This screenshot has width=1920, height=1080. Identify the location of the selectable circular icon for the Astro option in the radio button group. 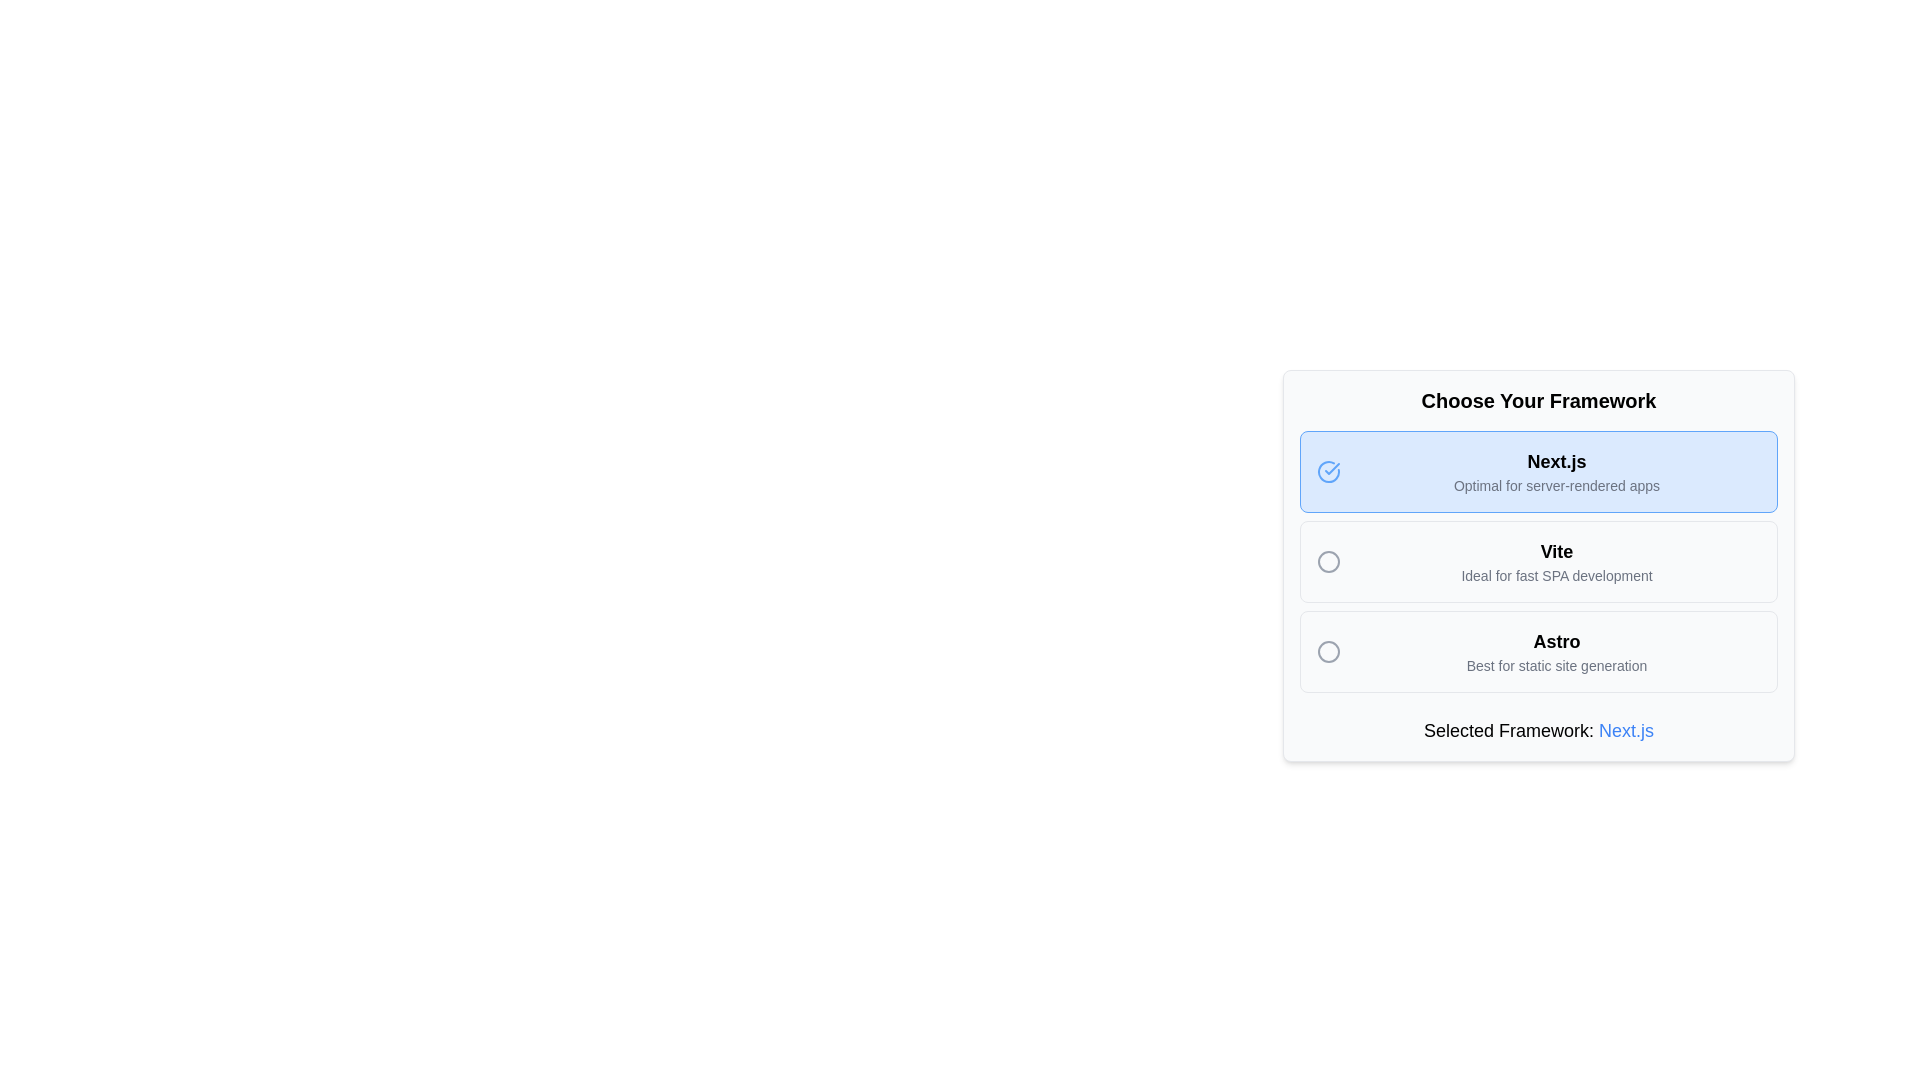
(1329, 651).